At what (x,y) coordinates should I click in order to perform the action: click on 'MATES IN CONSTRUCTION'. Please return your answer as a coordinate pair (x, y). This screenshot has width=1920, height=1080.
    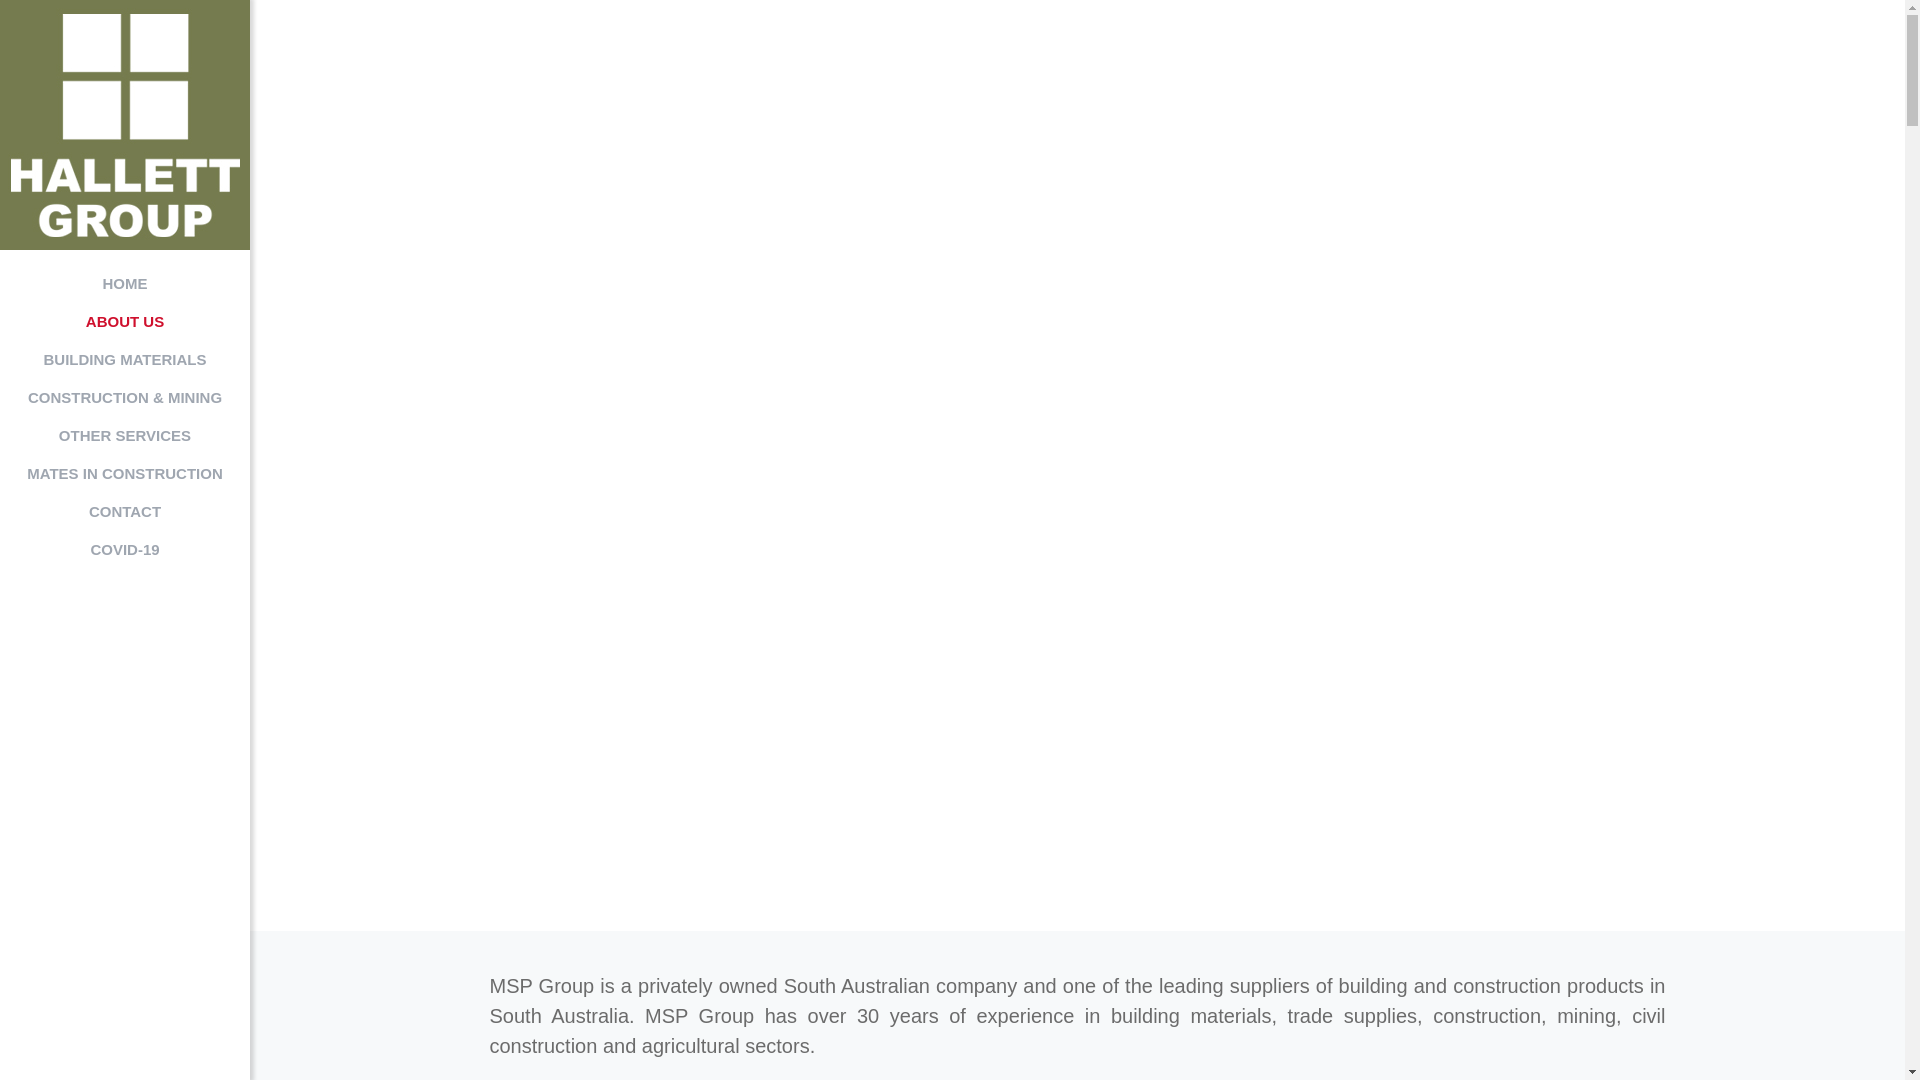
    Looking at the image, I should click on (0, 474).